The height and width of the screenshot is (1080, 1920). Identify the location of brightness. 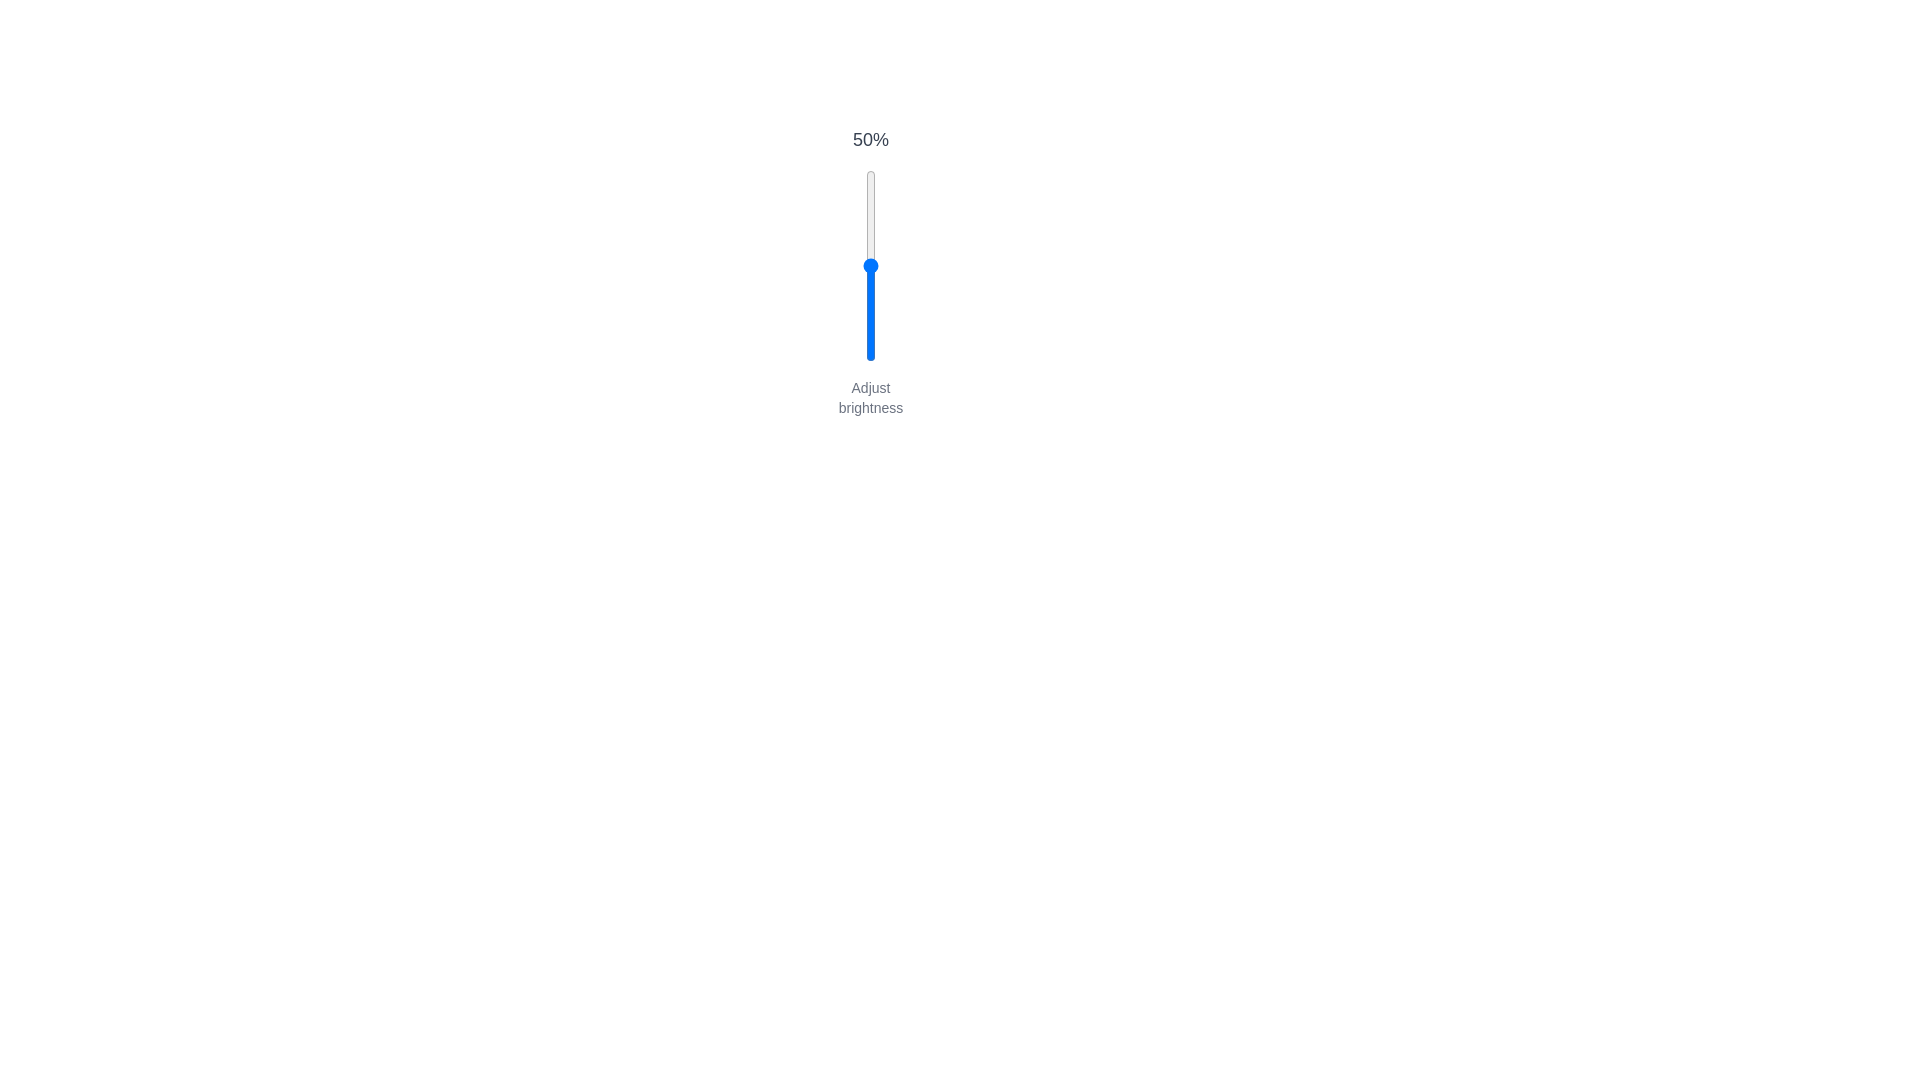
(870, 259).